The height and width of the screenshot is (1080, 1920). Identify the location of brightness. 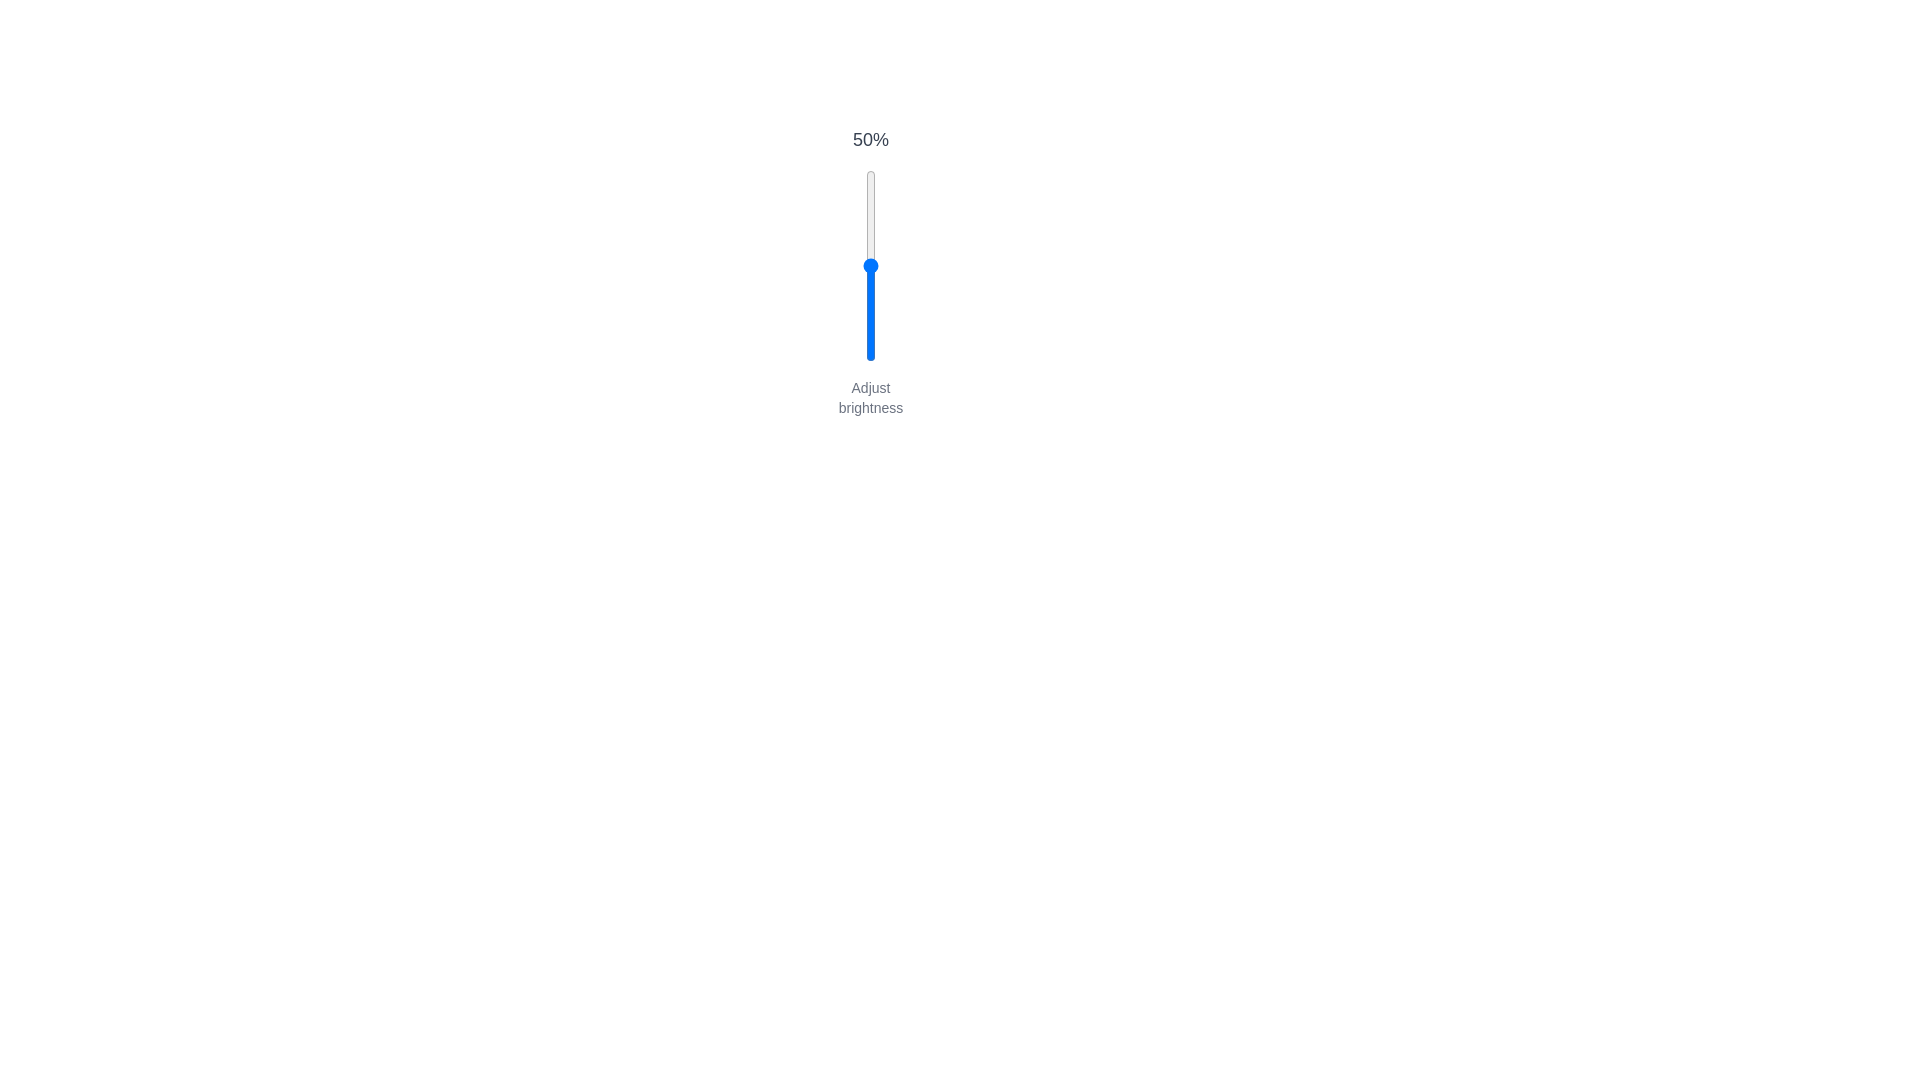
(870, 259).